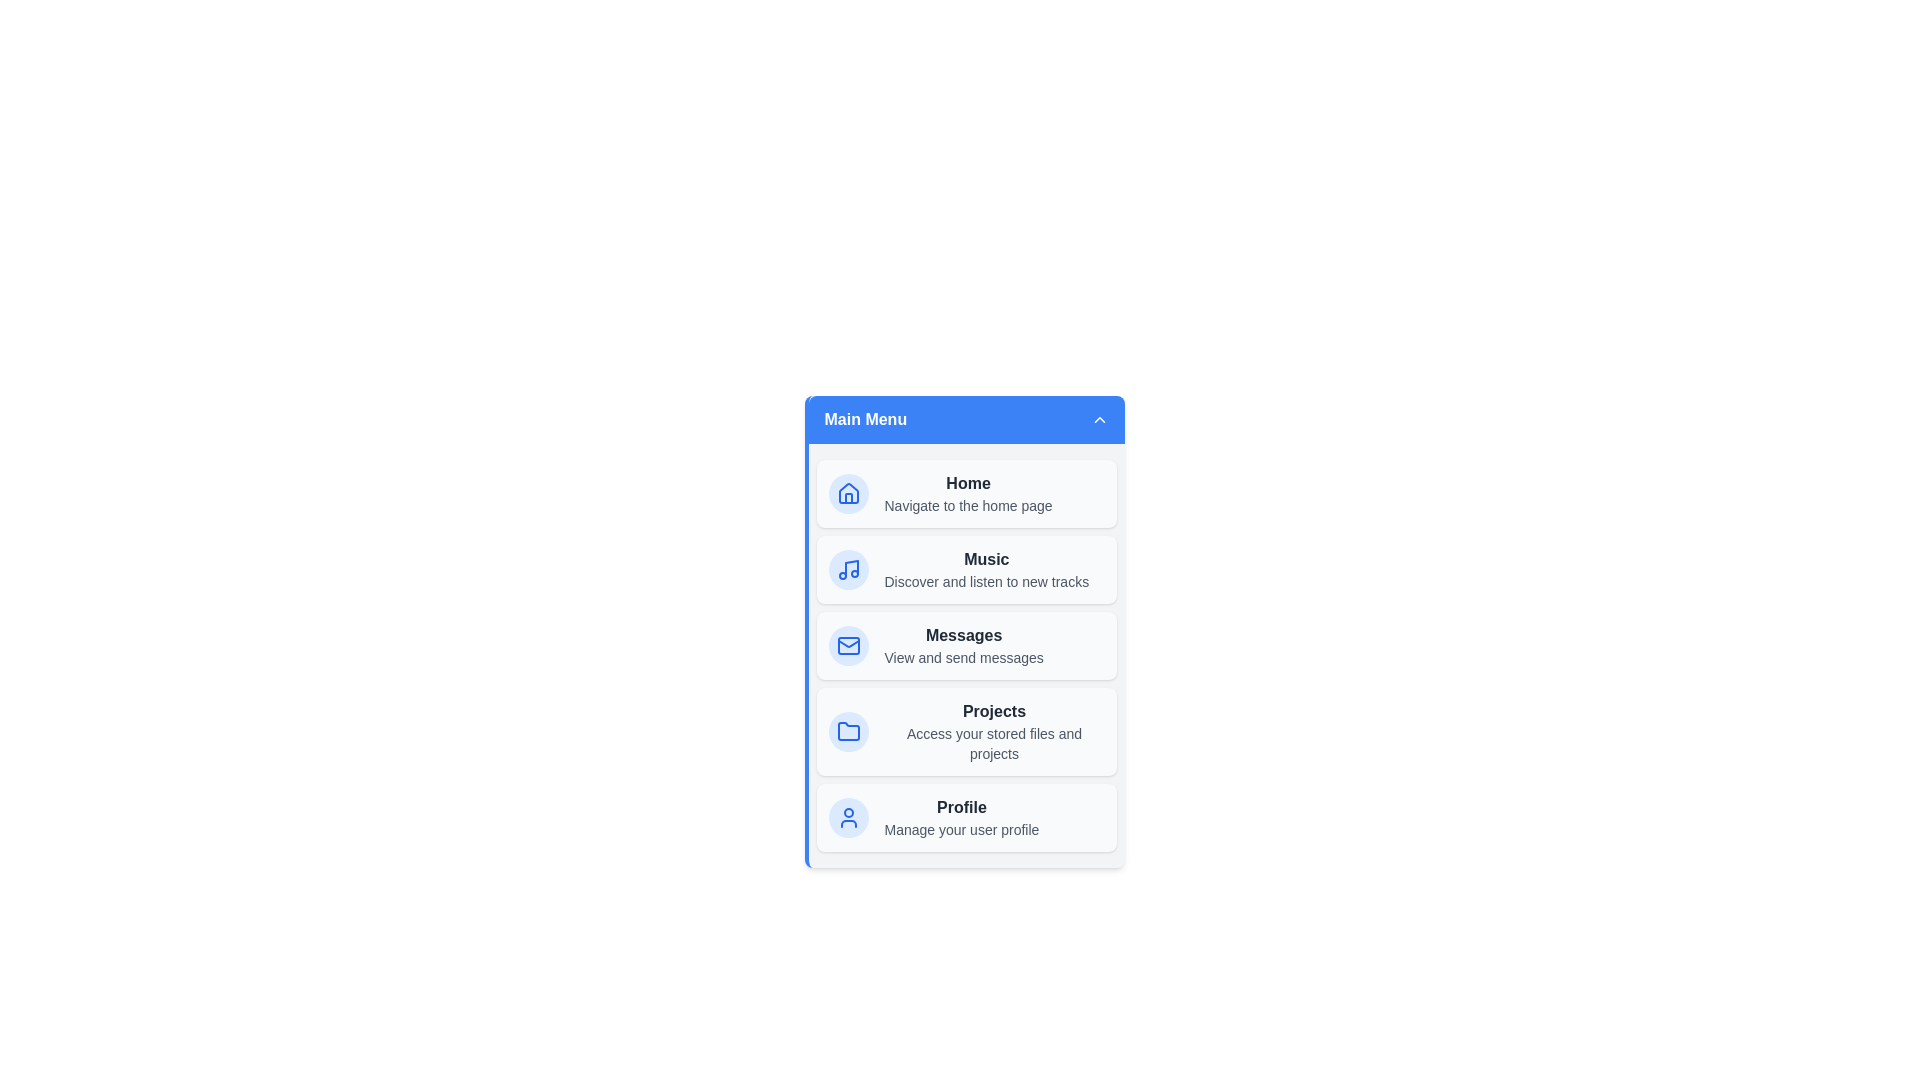  Describe the element at coordinates (966, 570) in the screenshot. I see `the menu item corresponding to Music` at that location.